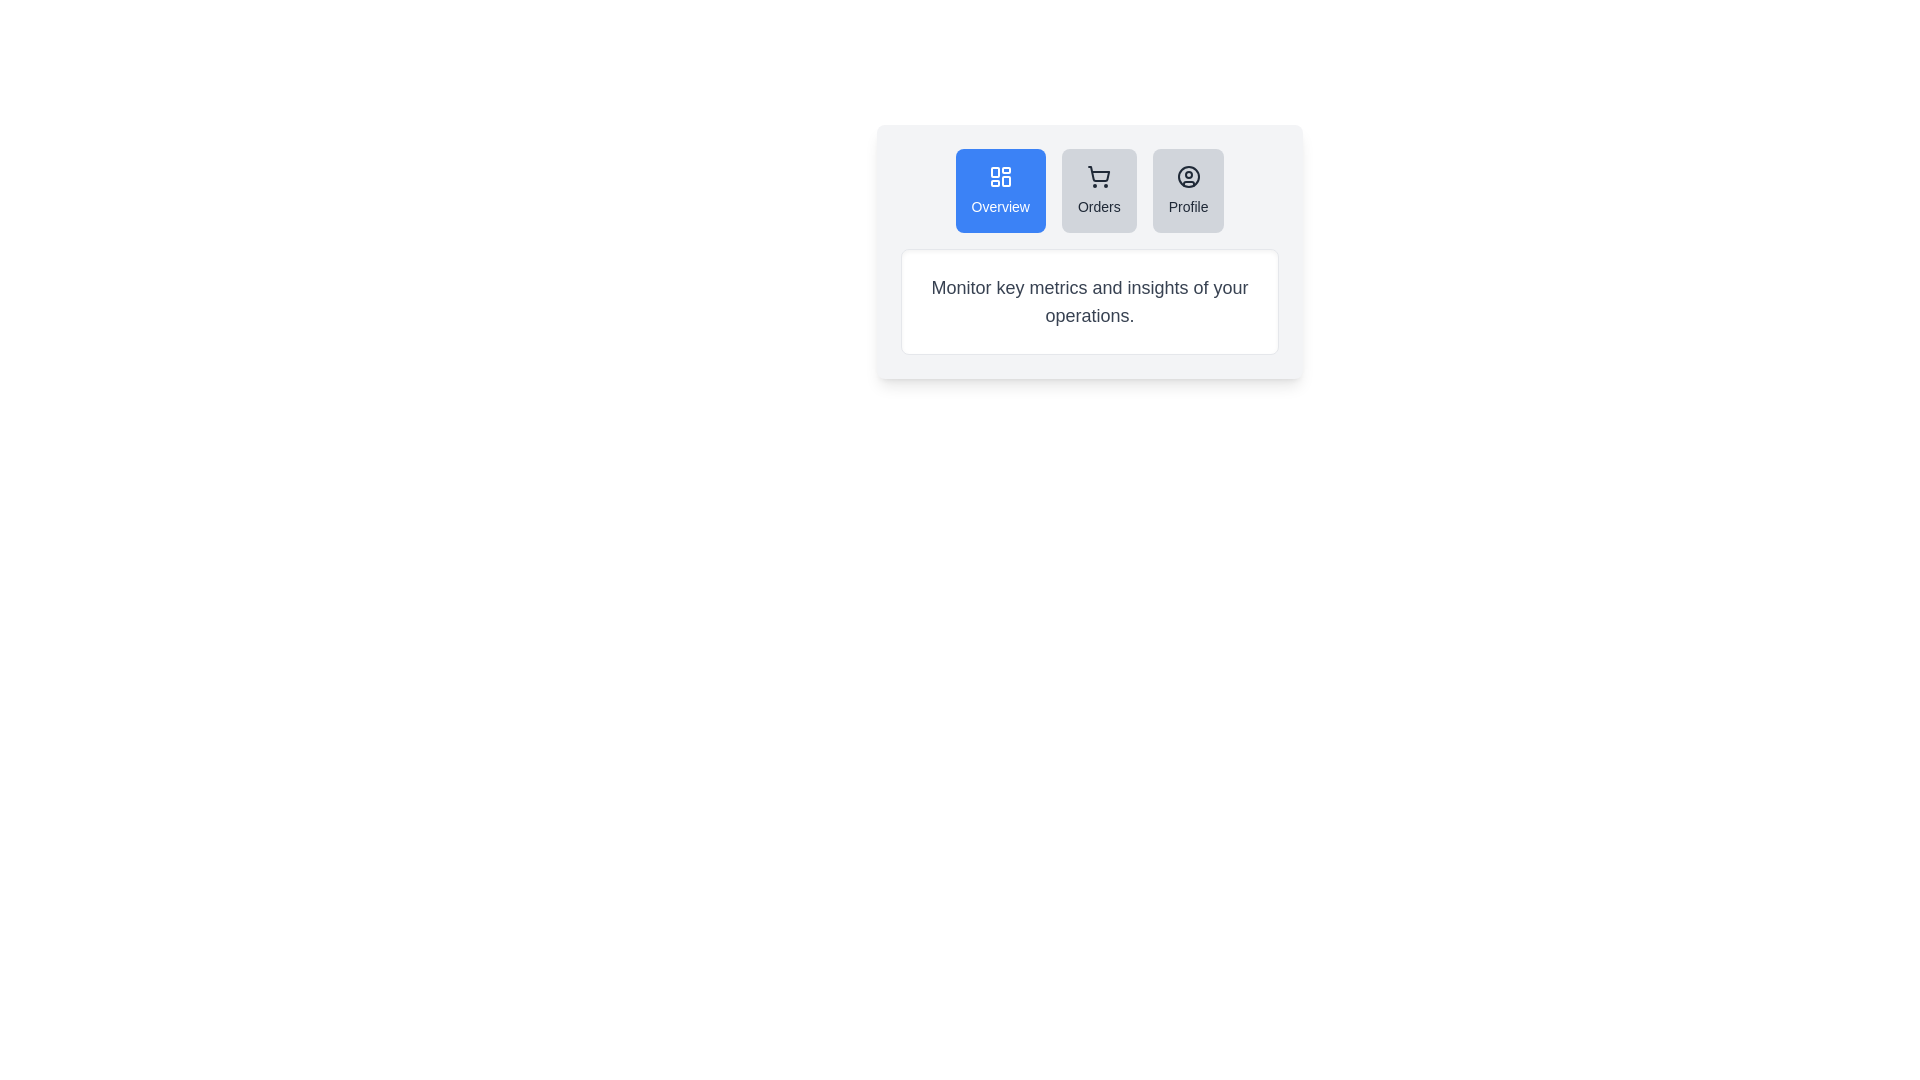  I want to click on the text content of the active tab, so click(1088, 301).